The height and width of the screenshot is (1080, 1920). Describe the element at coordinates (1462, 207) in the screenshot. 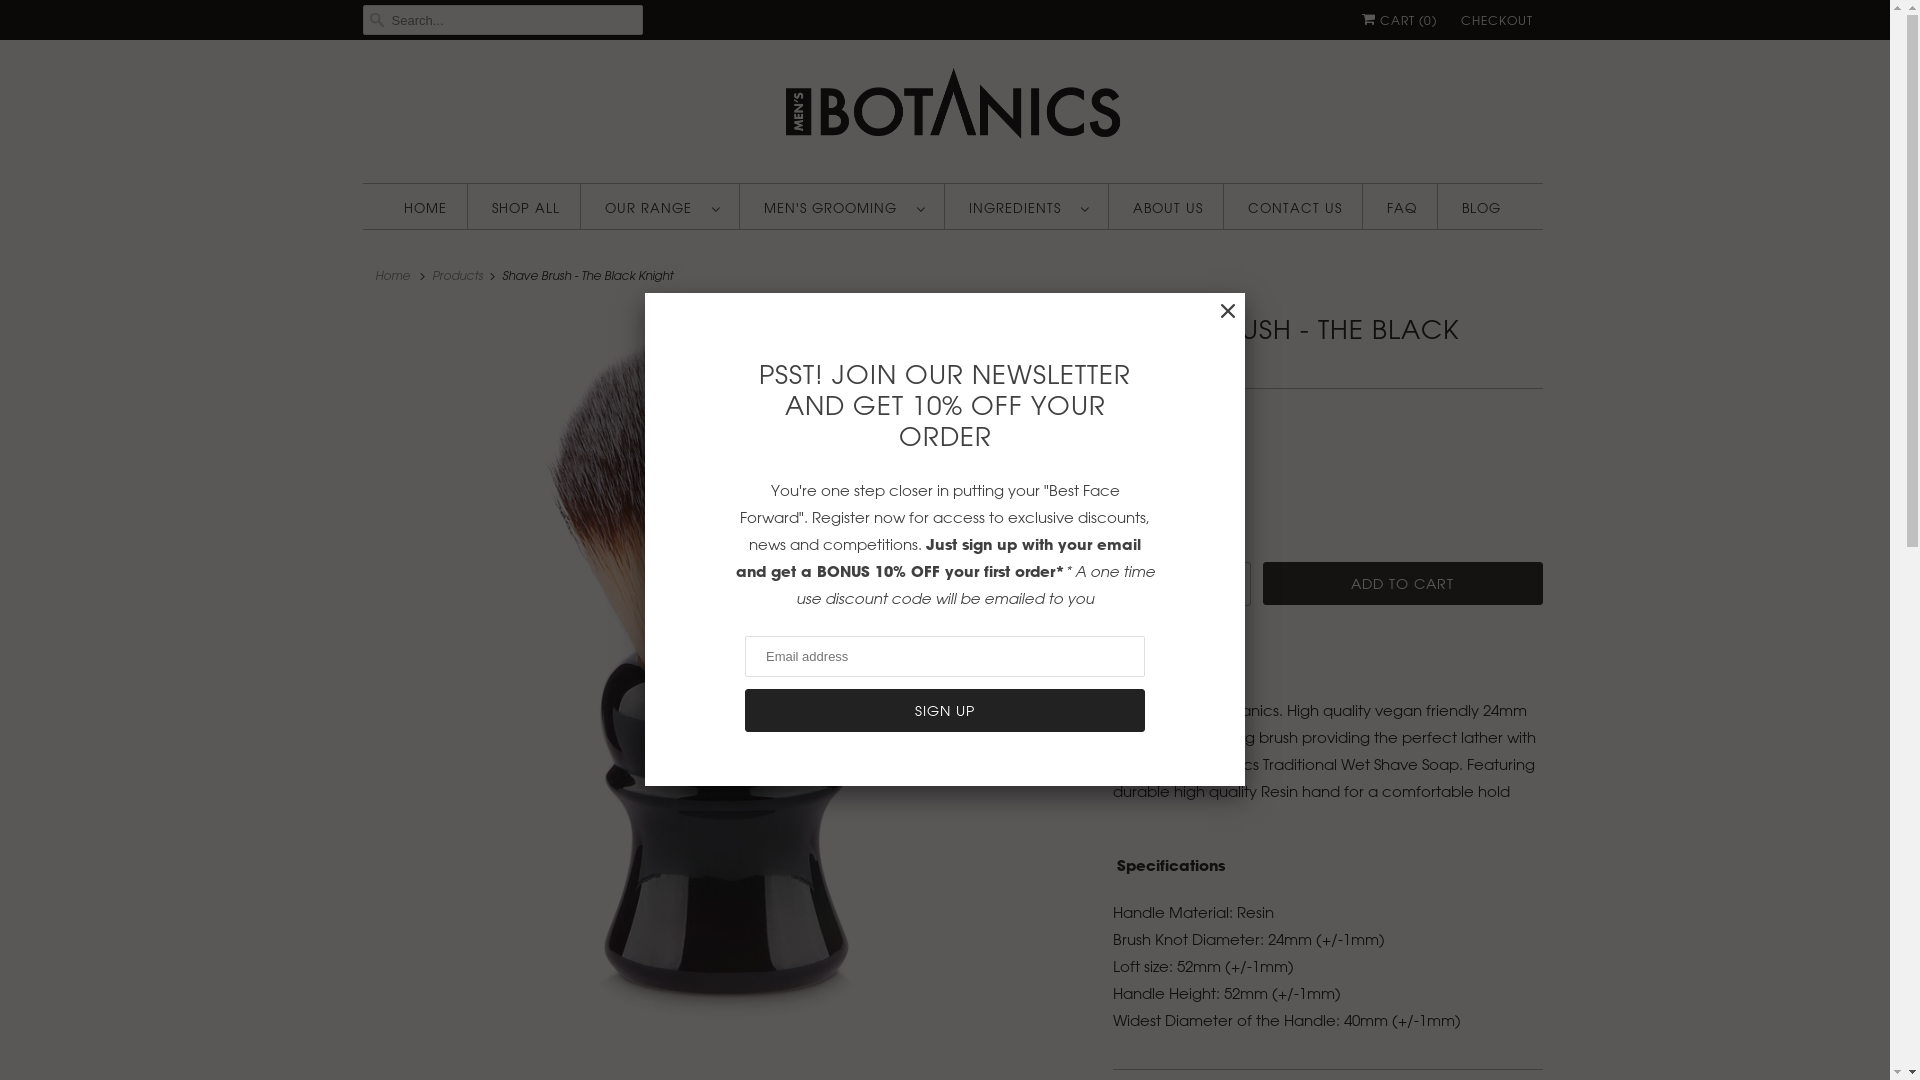

I see `'BLOG'` at that location.